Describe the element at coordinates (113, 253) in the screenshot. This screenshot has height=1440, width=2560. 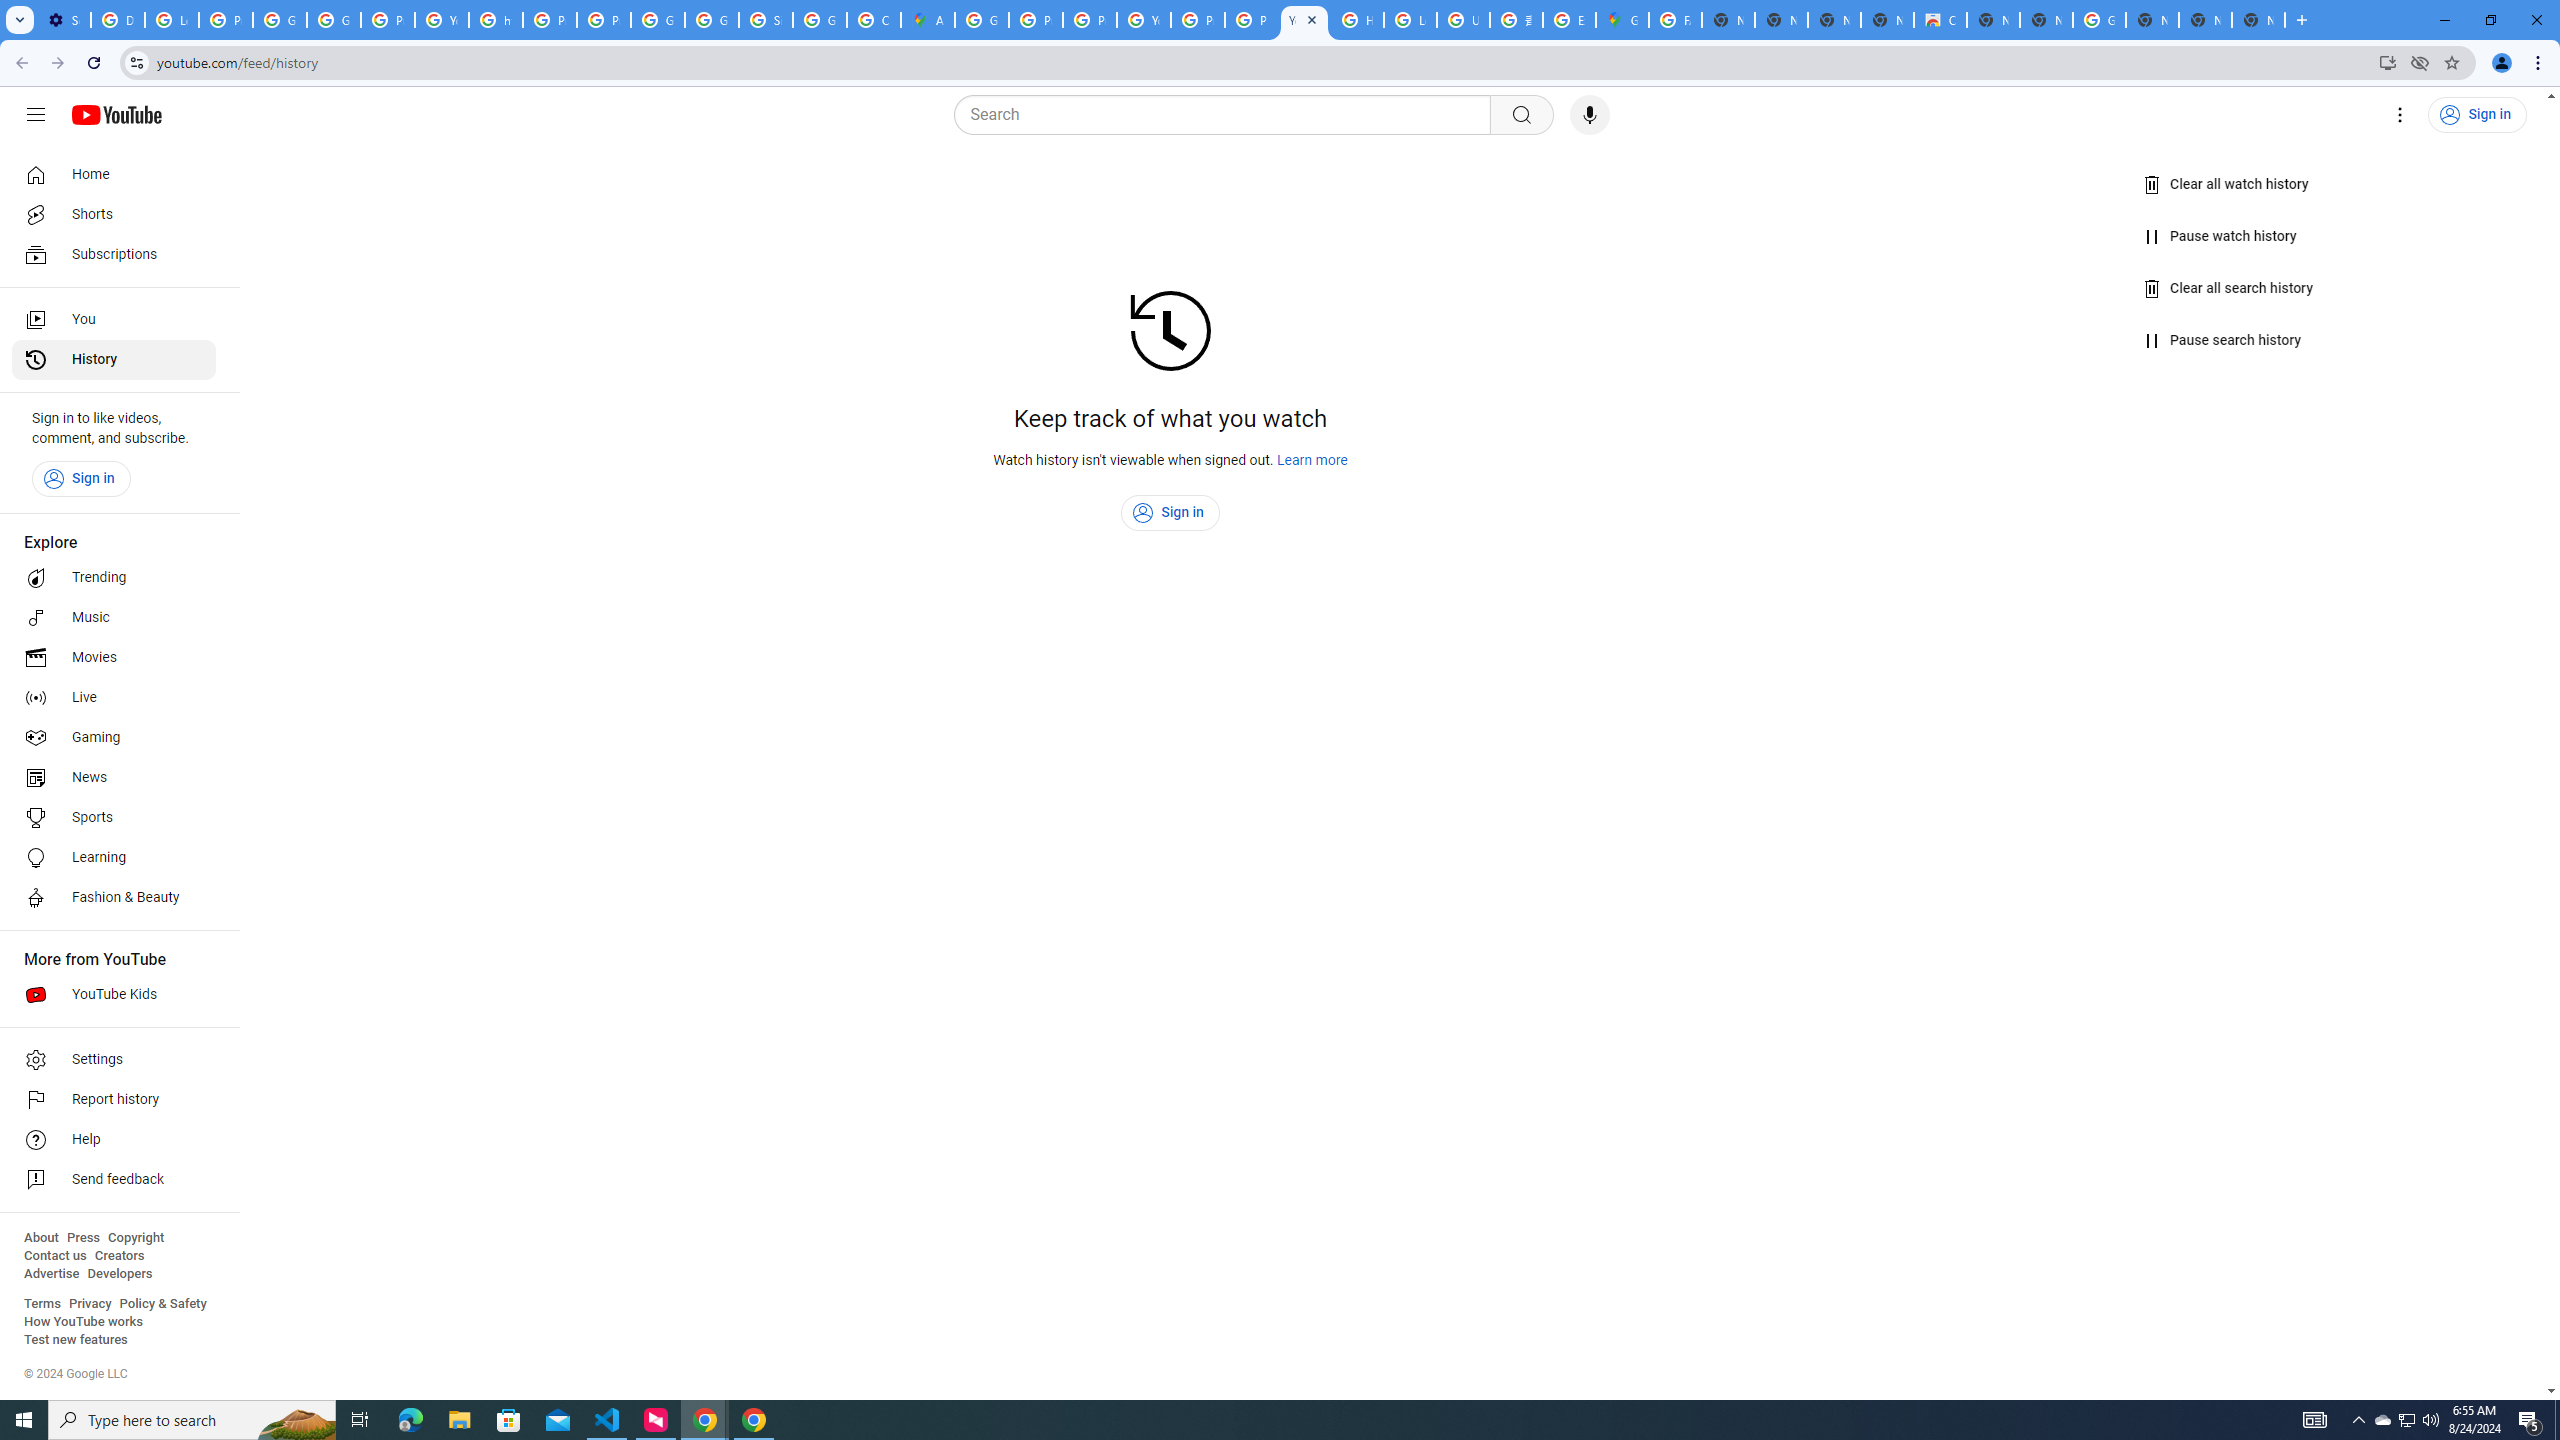
I see `'Subscriptions'` at that location.